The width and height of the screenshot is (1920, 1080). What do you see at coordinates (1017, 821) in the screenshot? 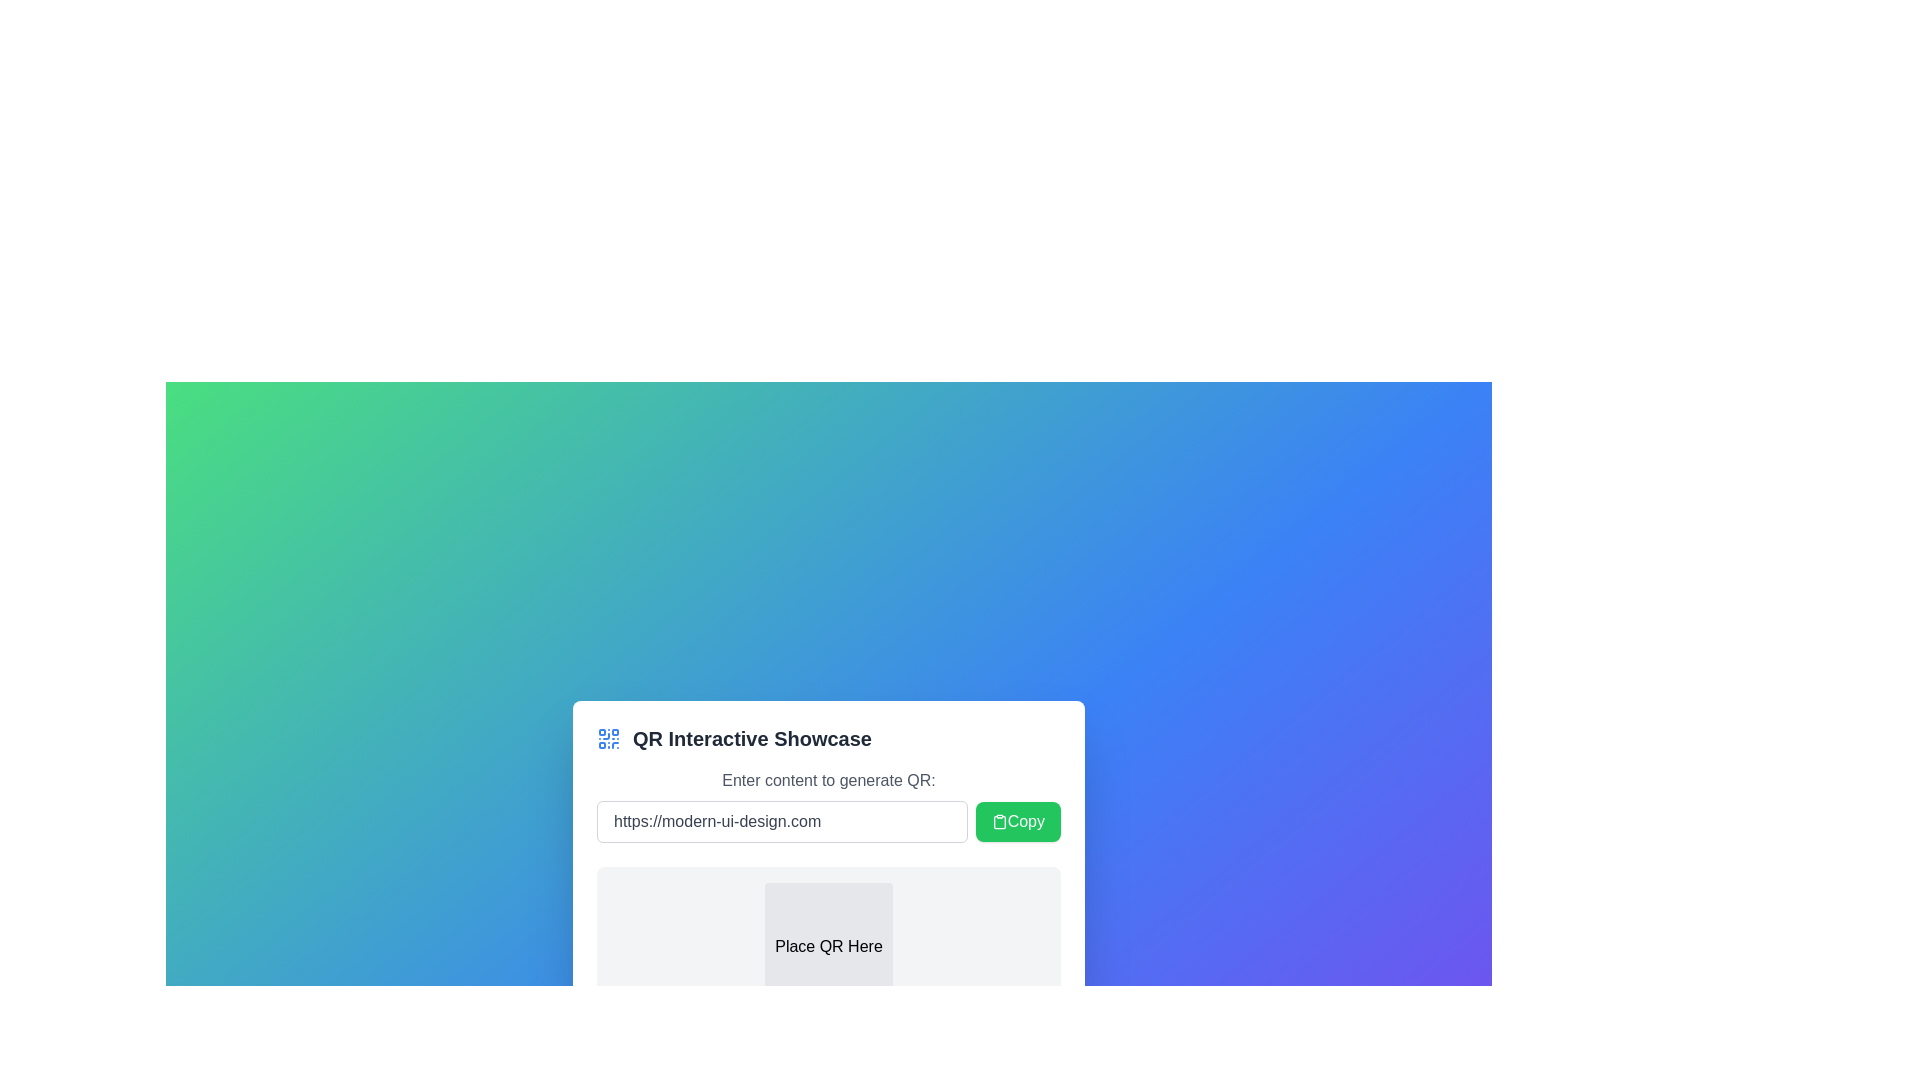
I see `the green 'Copy' button with a clipboard icon to copy the text from the input field displaying 'https://modern-ui-design.com'` at bounding box center [1017, 821].